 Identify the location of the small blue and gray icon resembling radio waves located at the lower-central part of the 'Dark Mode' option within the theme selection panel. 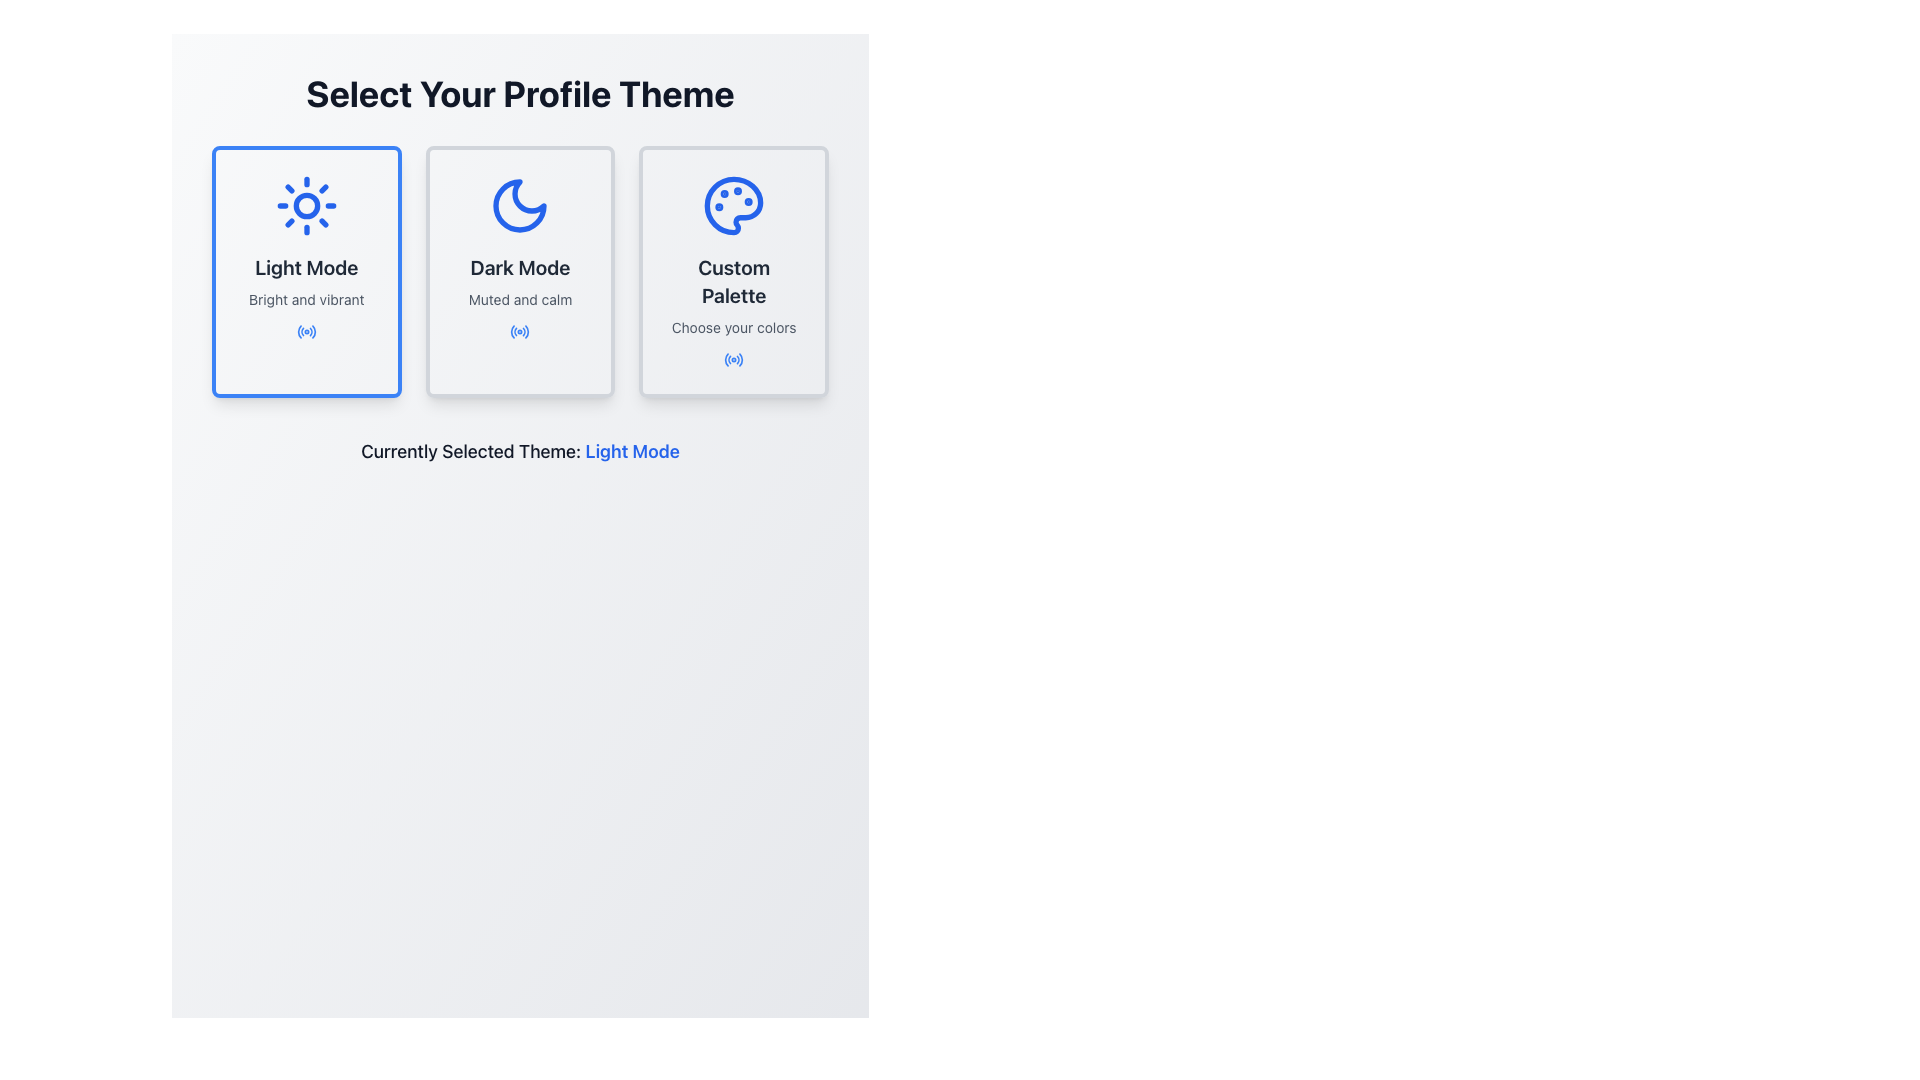
(520, 330).